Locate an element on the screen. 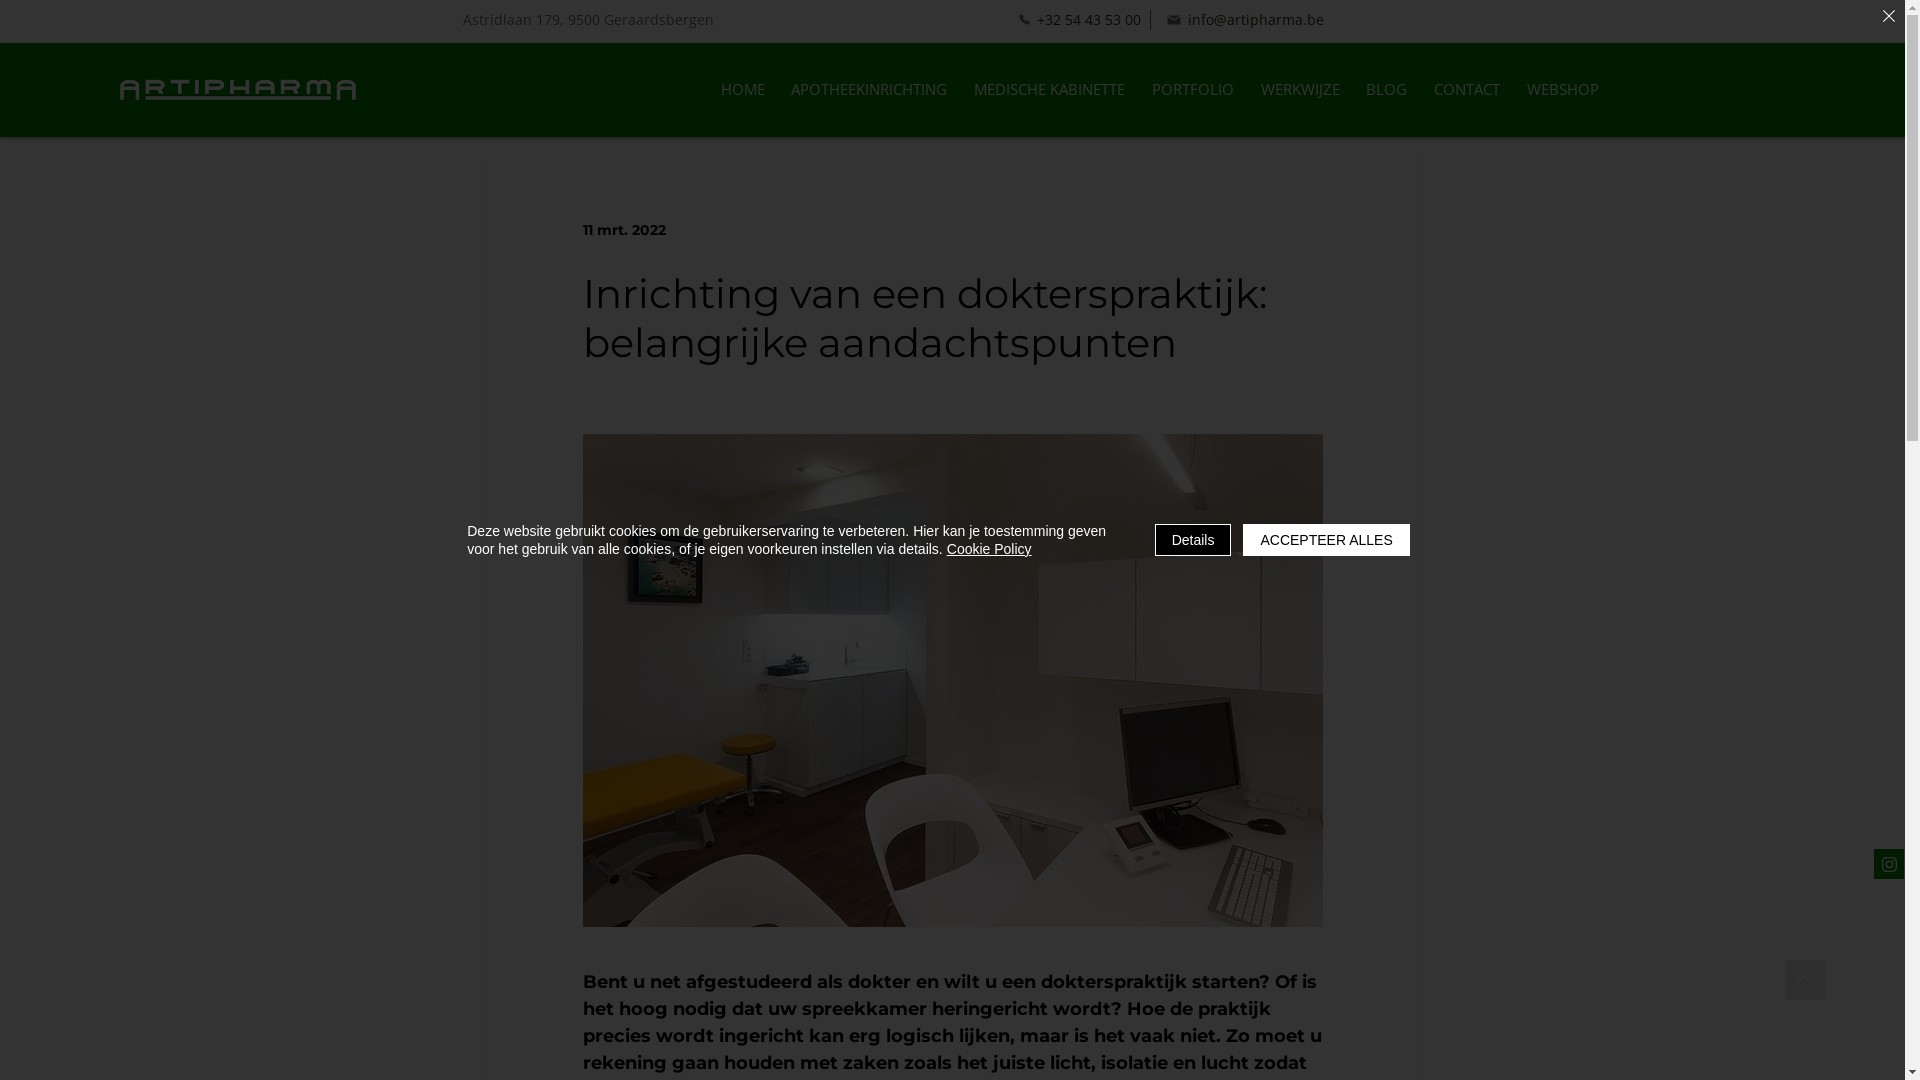  'WERKWIJZE' is located at coordinates (1247, 88).